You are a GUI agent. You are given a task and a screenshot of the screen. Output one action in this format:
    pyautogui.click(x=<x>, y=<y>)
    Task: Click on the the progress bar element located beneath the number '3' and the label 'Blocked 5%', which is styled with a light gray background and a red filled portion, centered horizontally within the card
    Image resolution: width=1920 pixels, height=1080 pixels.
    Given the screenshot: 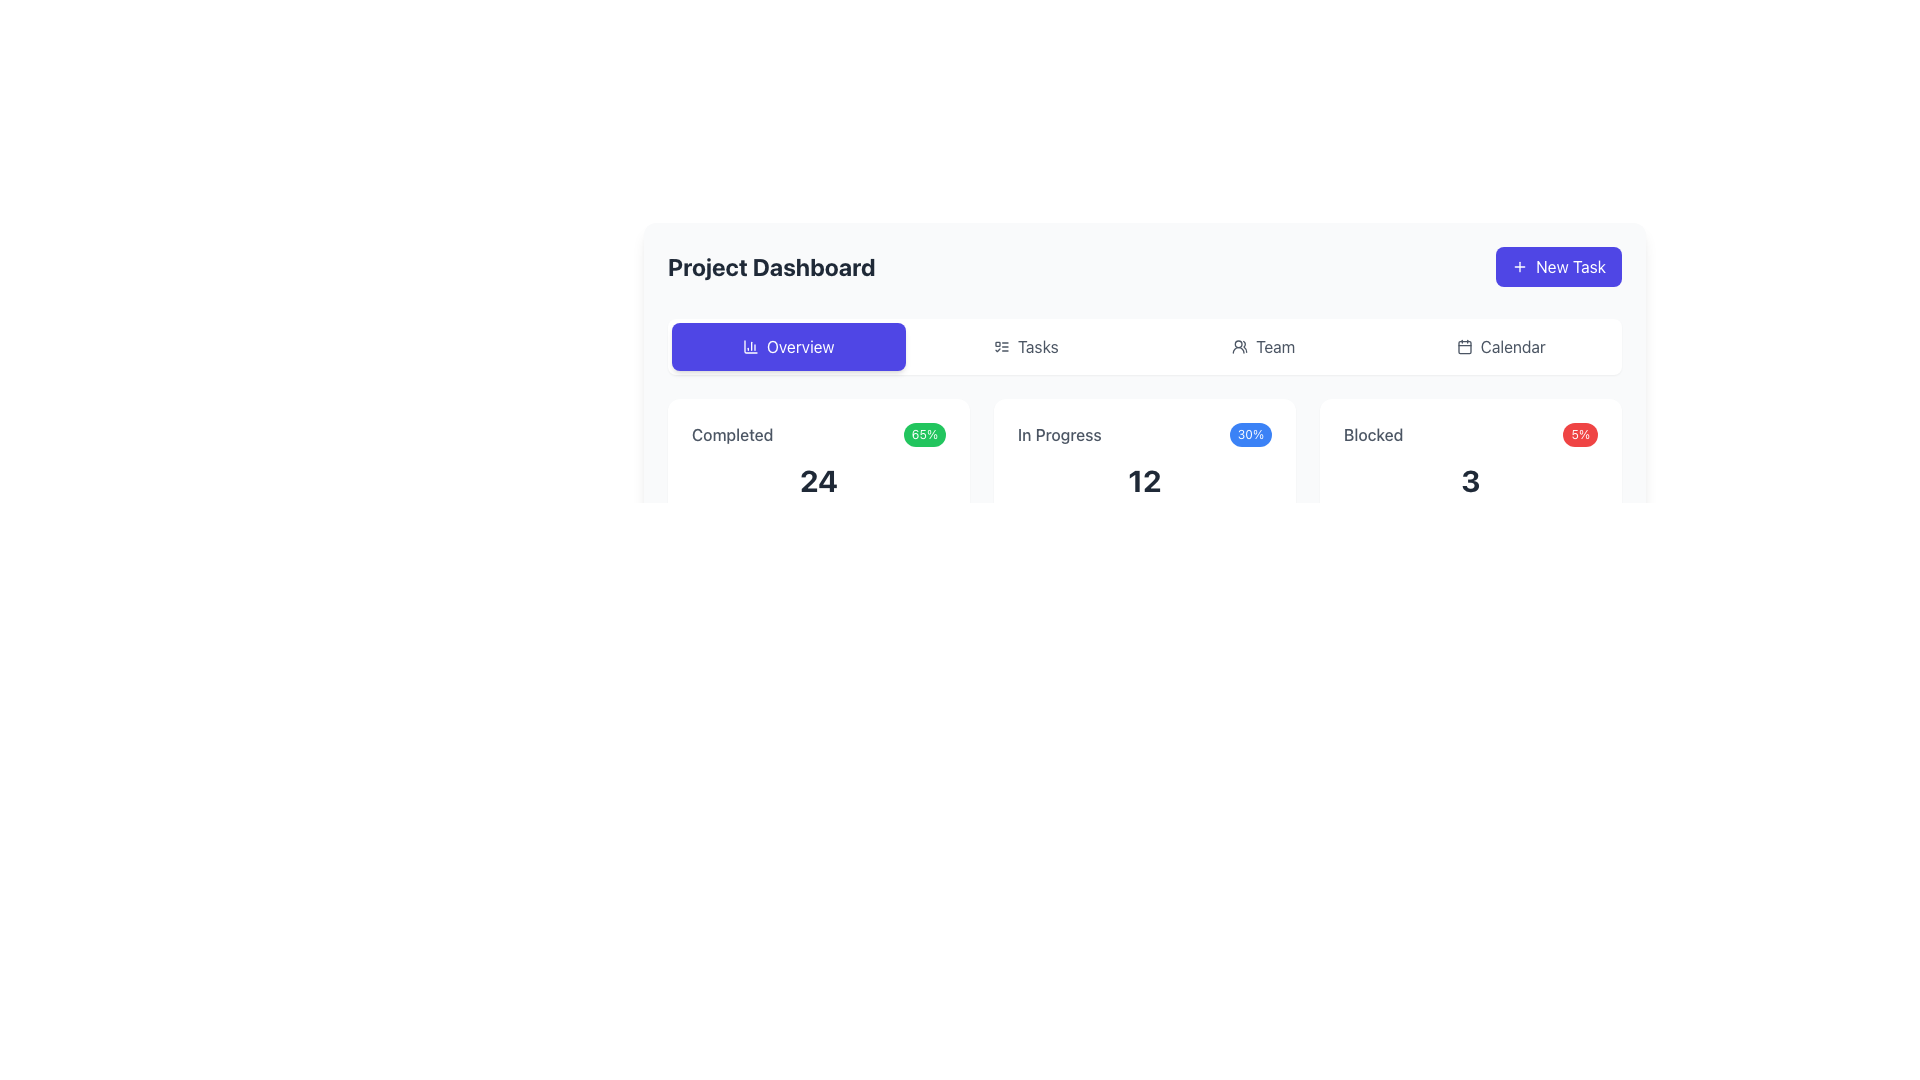 What is the action you would take?
    pyautogui.click(x=1470, y=518)
    